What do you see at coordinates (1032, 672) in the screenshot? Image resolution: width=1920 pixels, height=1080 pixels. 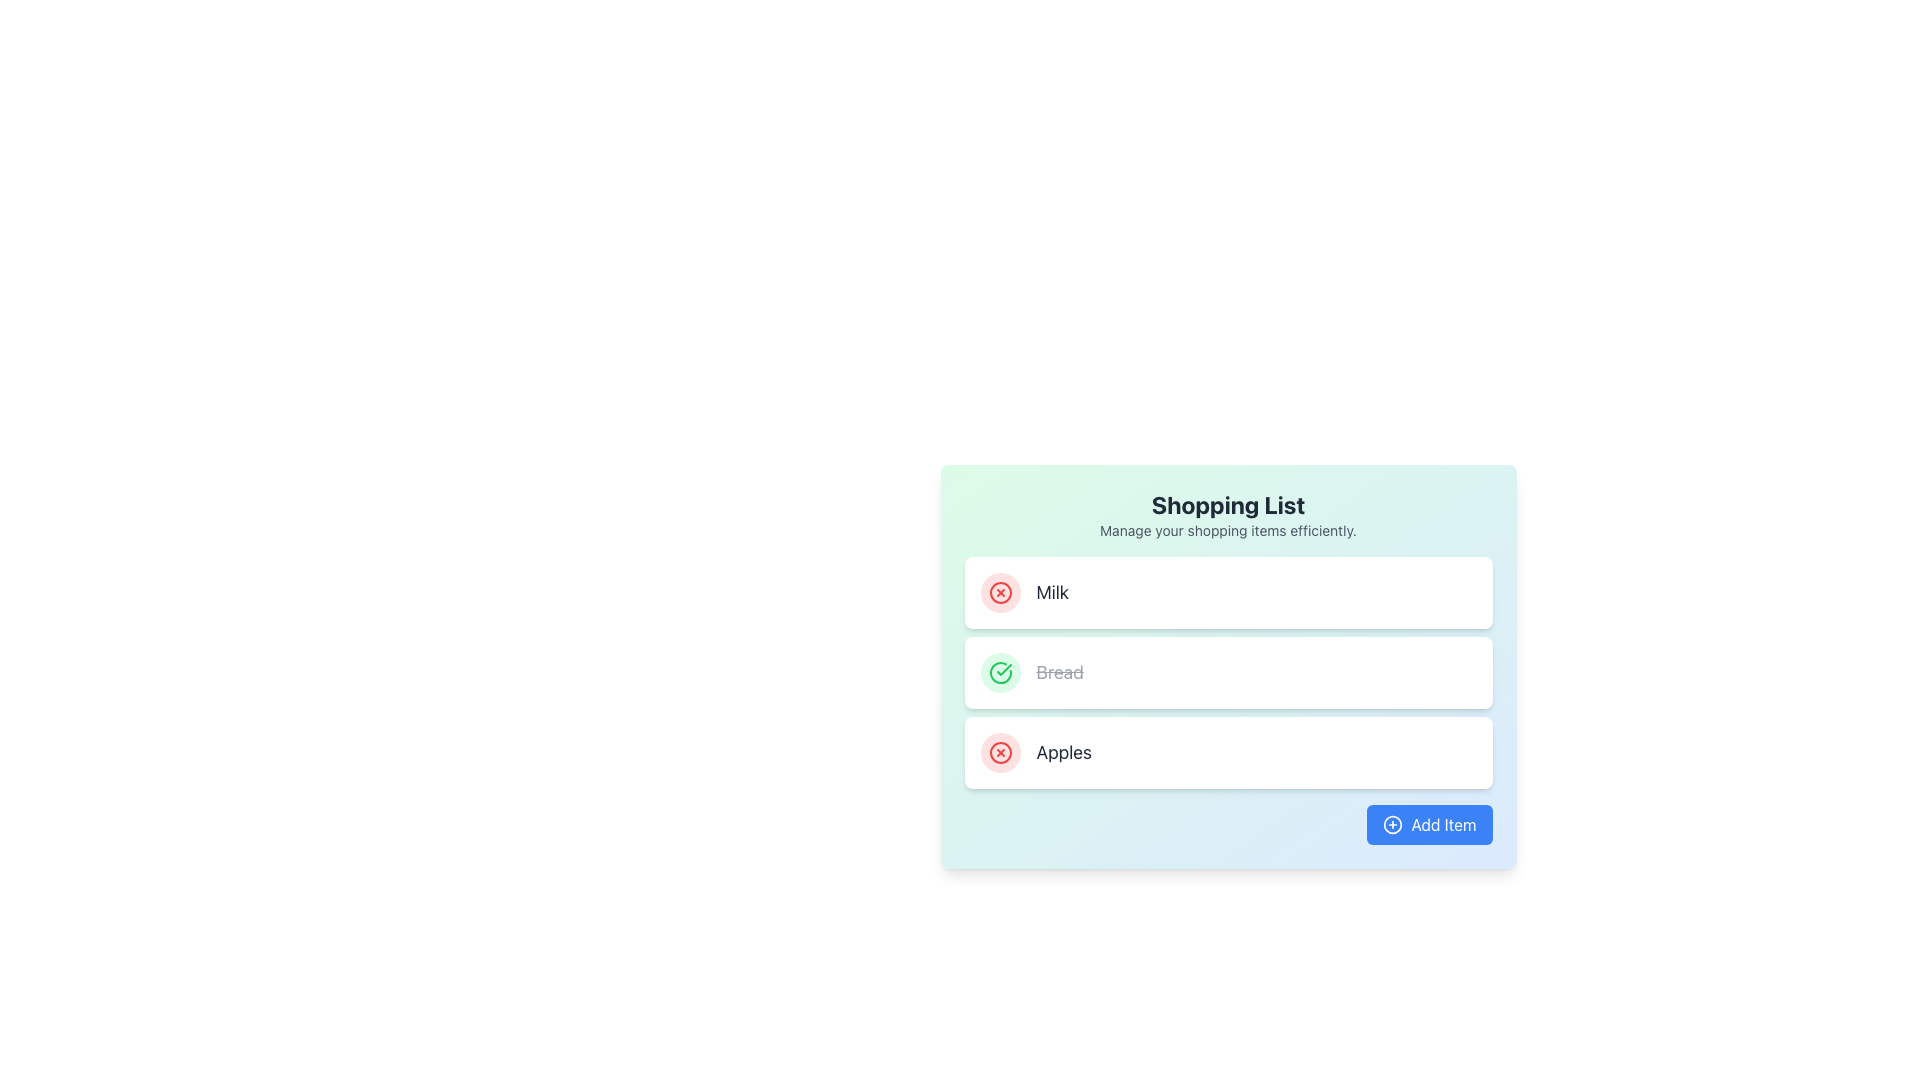 I see `the completed shopping list item for 'Bread', which is the second item in the list, positioned below 'Milk' and above 'Apples'` at bounding box center [1032, 672].